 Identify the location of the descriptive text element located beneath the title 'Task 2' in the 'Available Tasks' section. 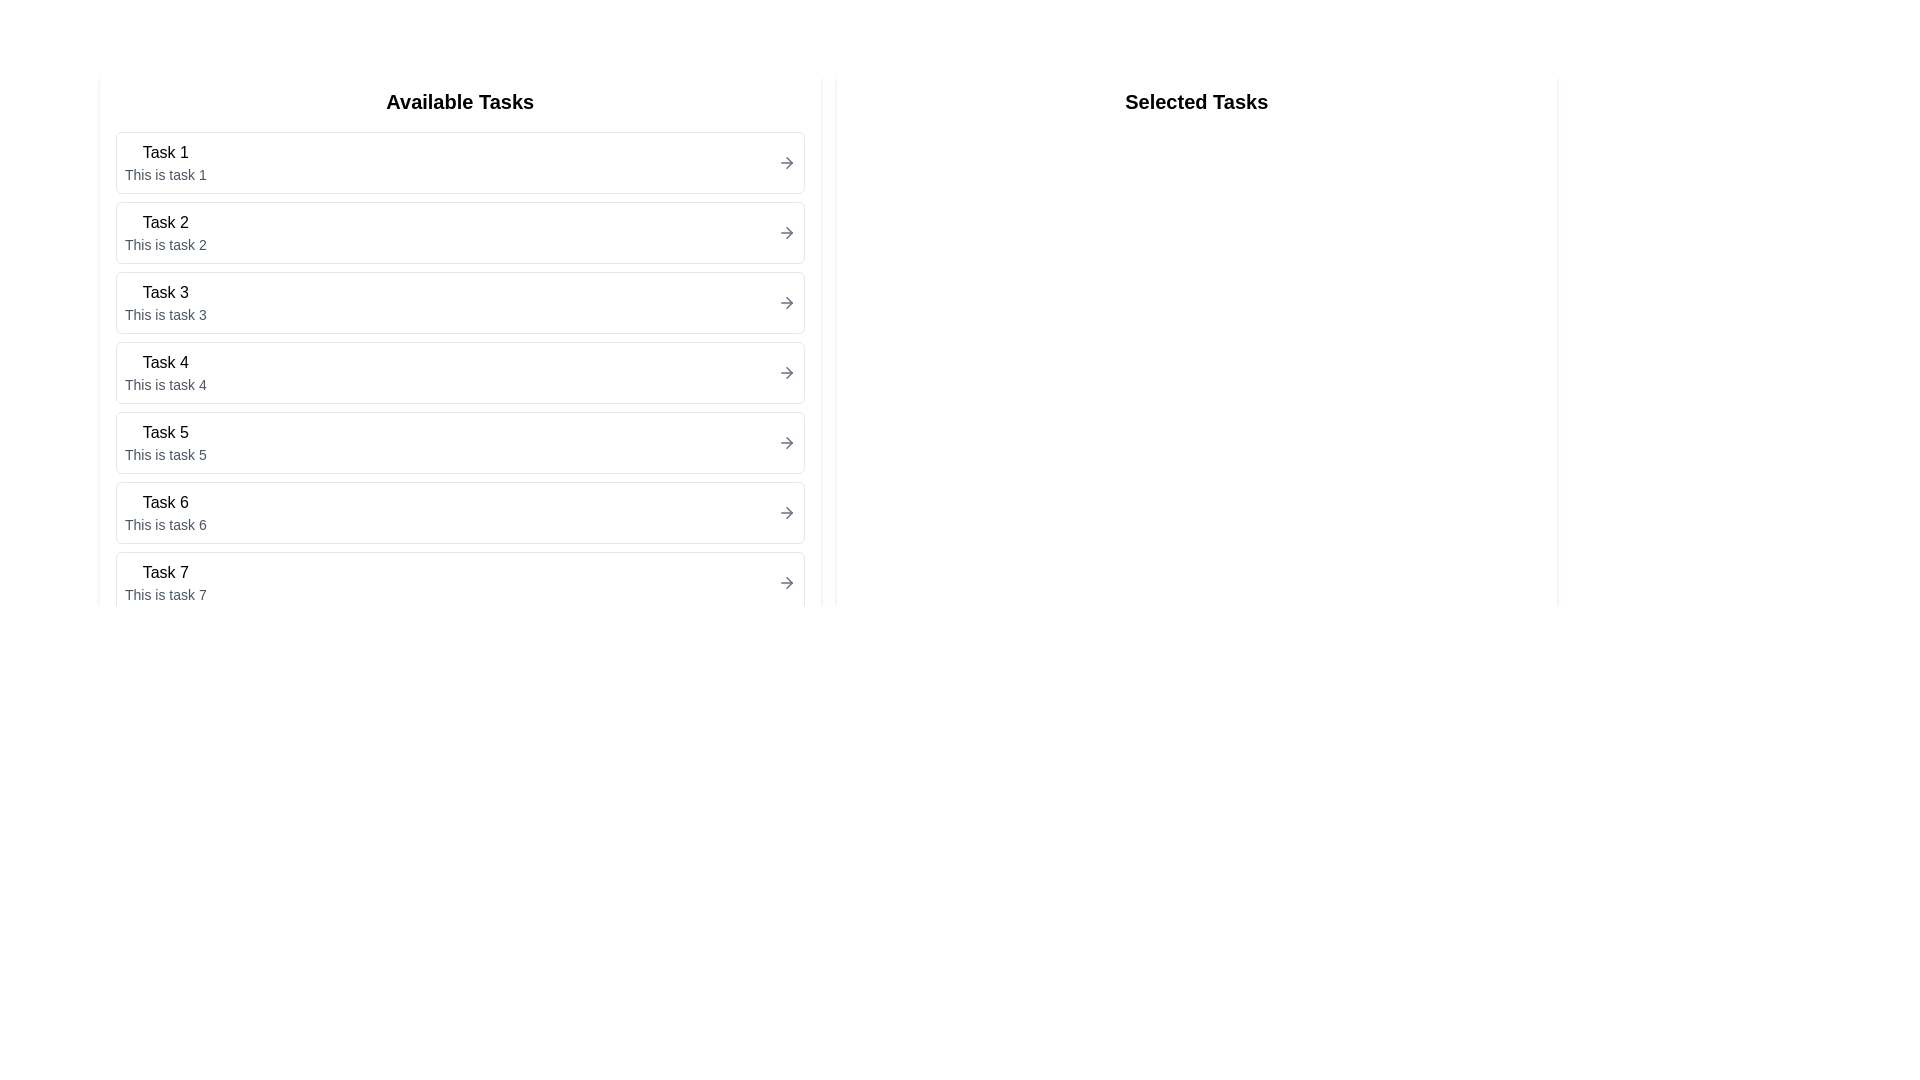
(165, 244).